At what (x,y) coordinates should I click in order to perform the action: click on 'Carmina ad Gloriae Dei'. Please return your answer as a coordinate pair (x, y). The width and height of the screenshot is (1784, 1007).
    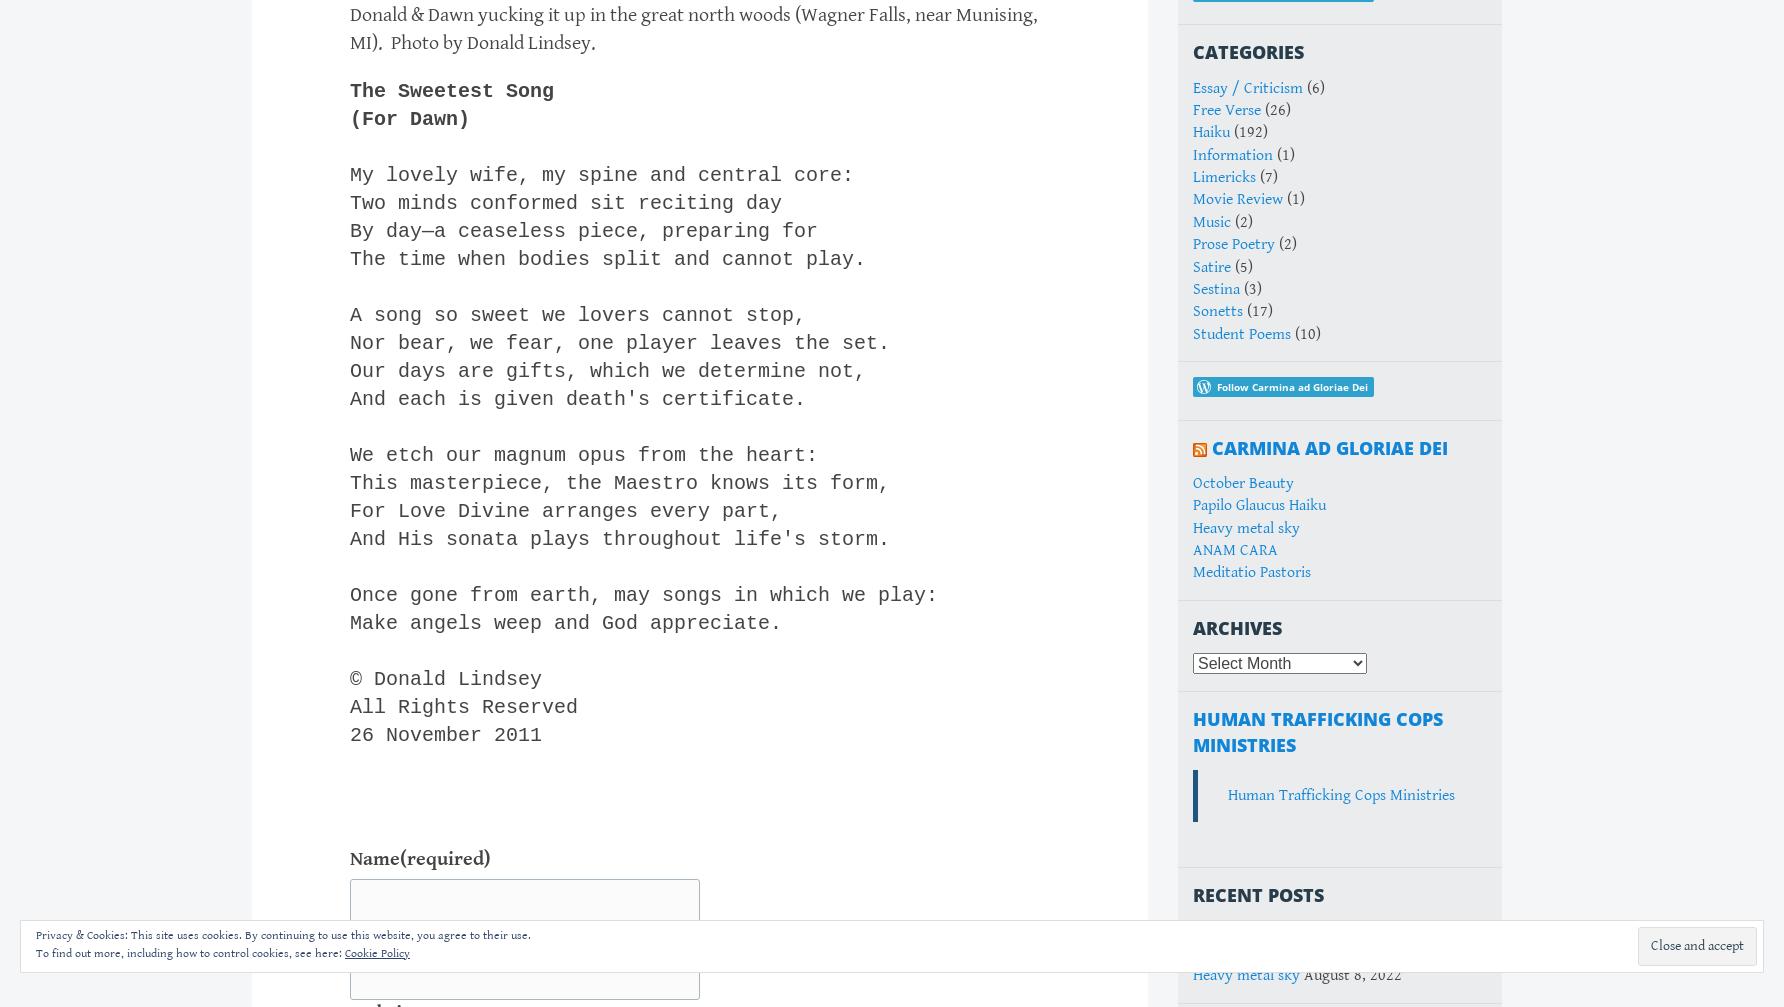
    Looking at the image, I should click on (1328, 447).